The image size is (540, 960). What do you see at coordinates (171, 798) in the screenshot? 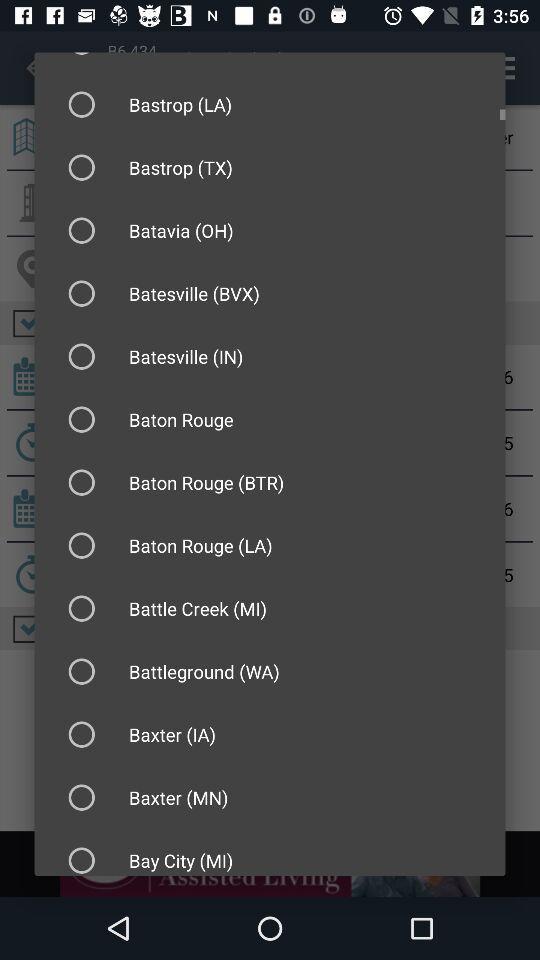
I see `text above the text bay city mi` at bounding box center [171, 798].